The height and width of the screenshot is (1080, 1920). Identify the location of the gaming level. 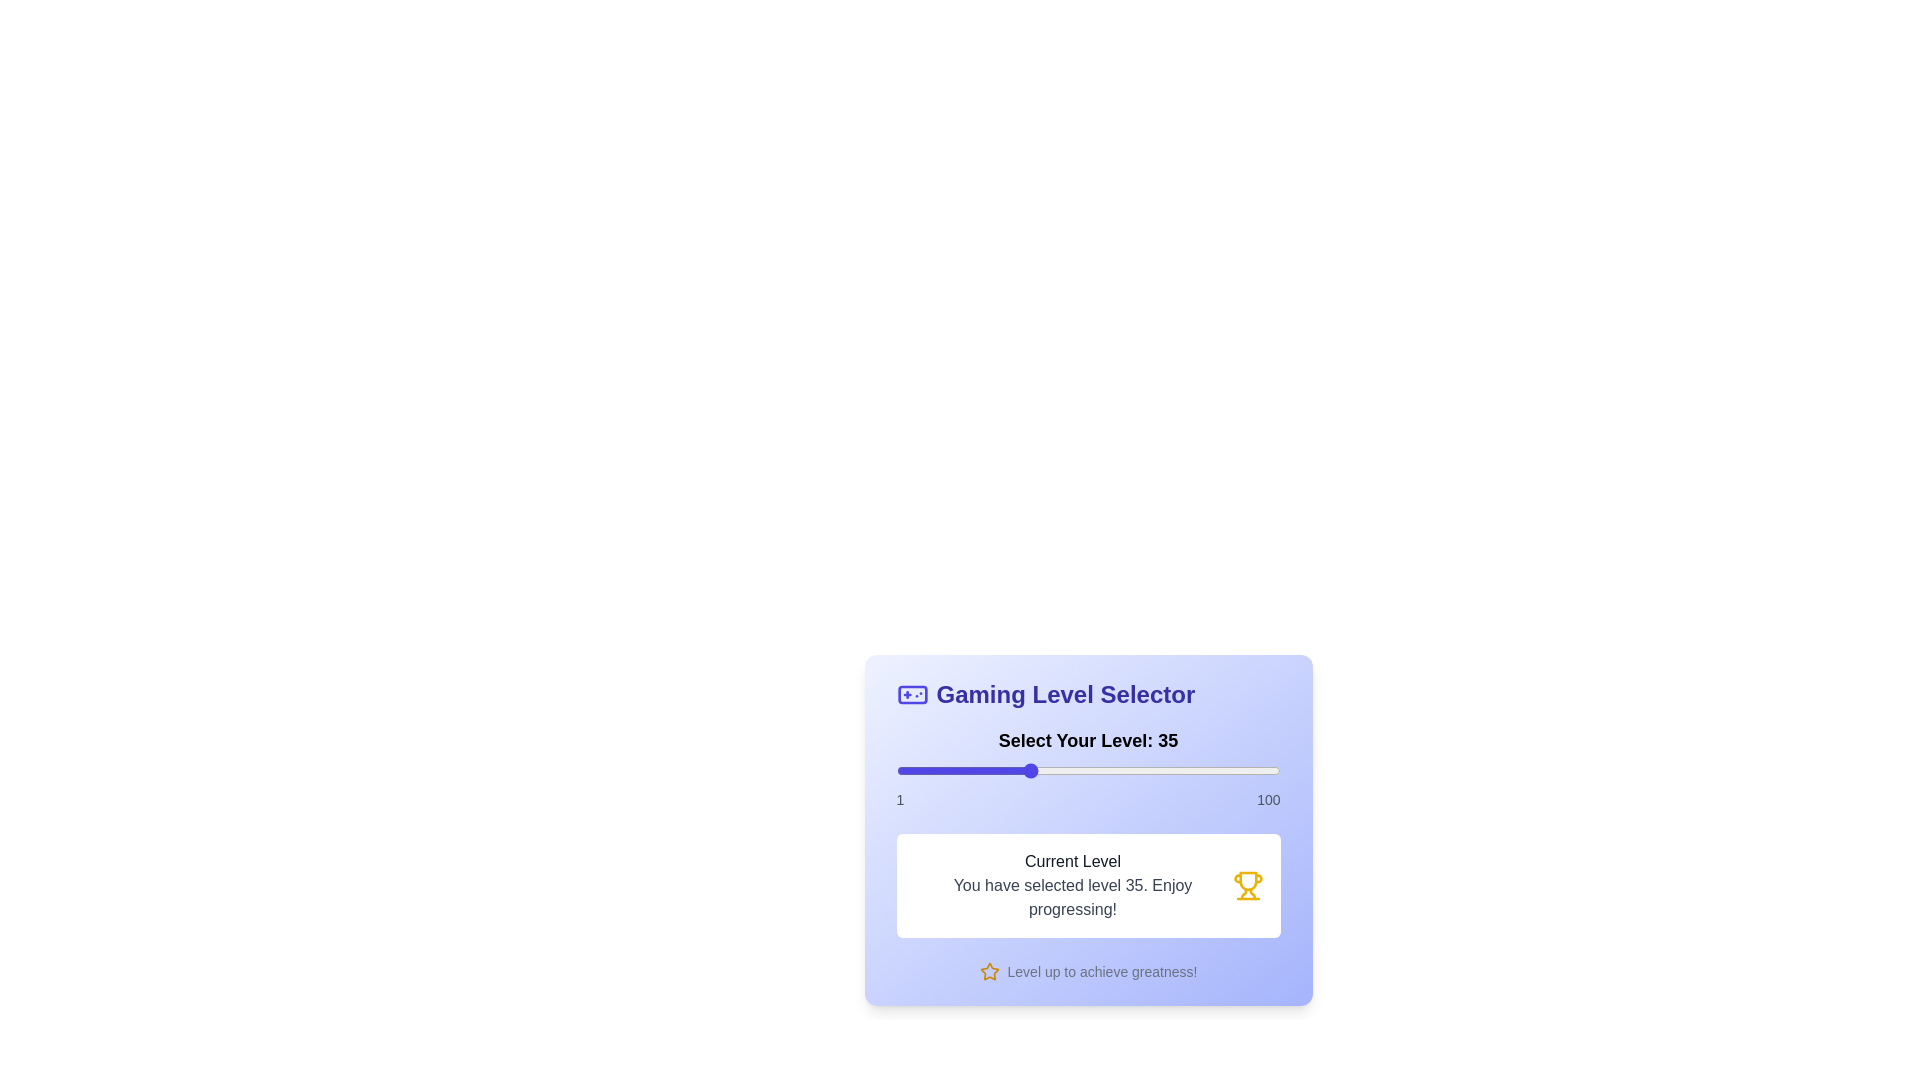
(1236, 770).